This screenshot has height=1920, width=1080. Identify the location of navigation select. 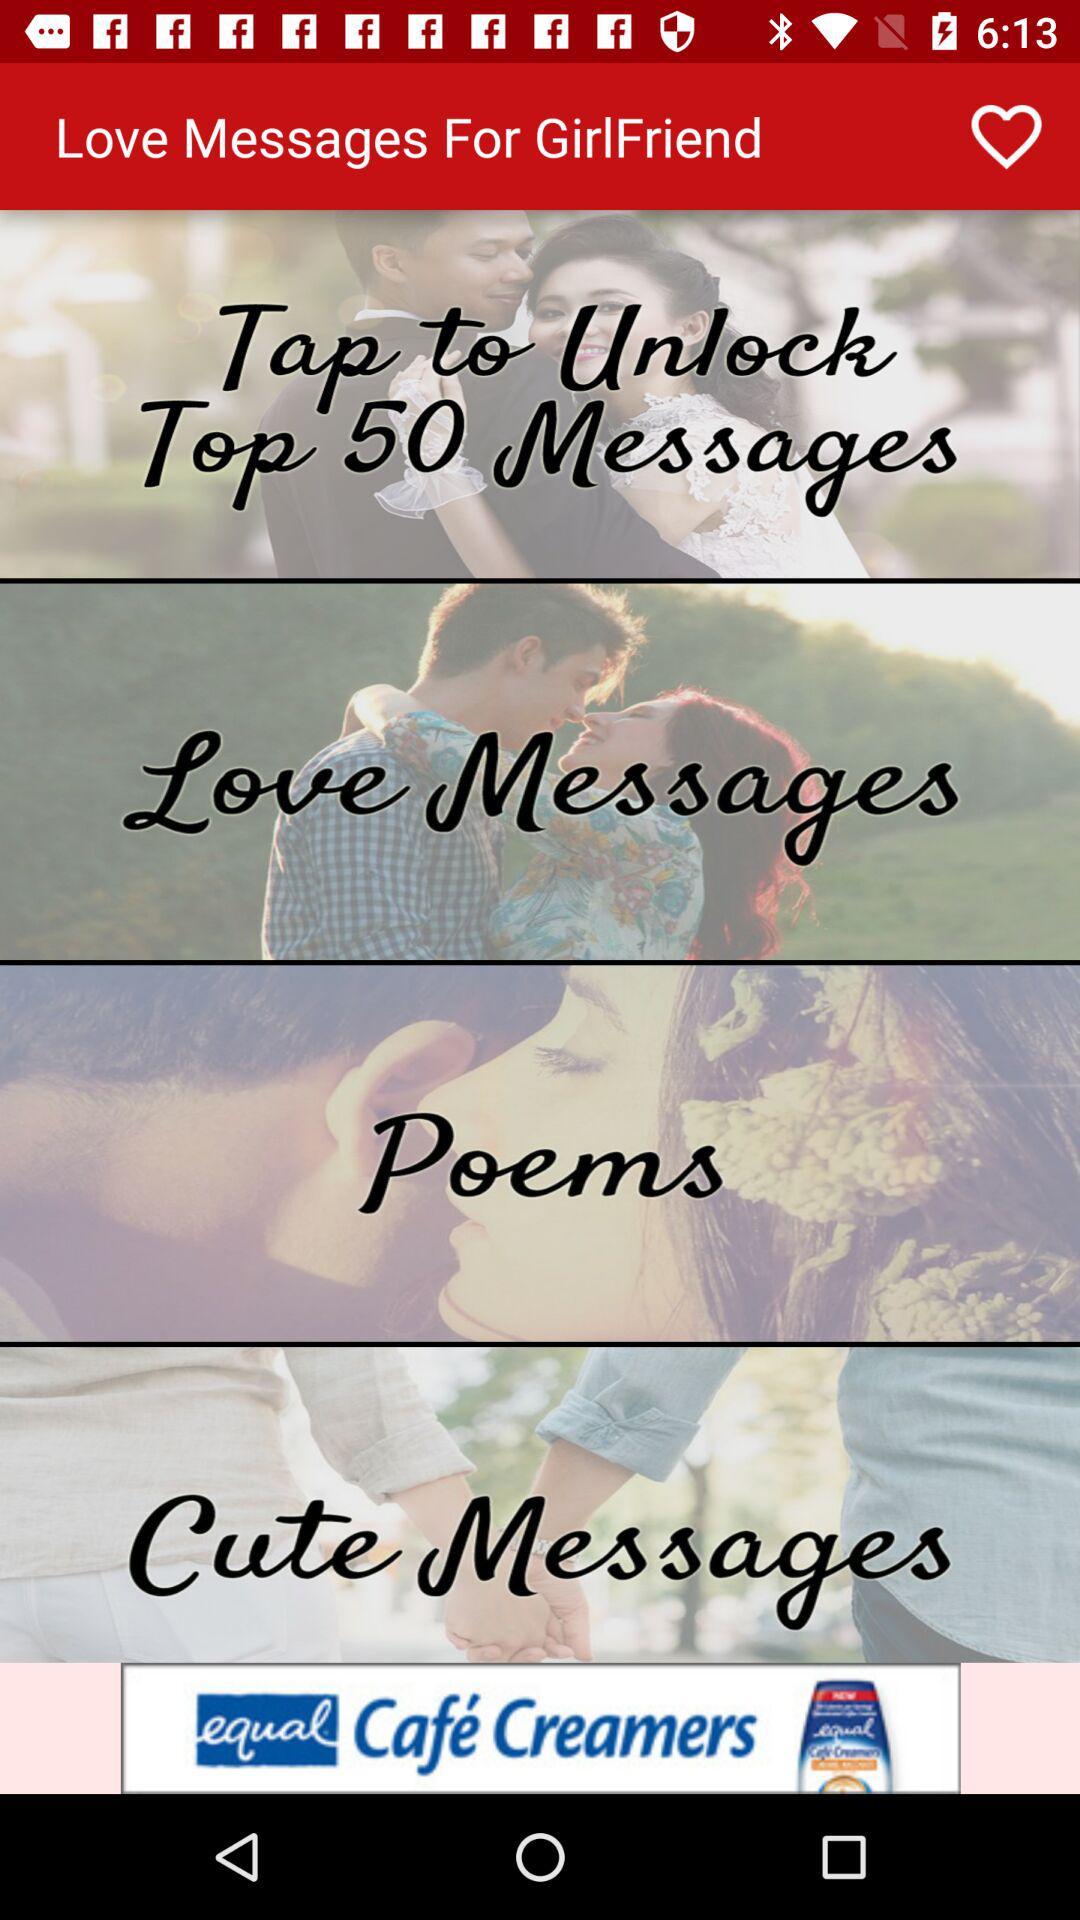
(540, 1504).